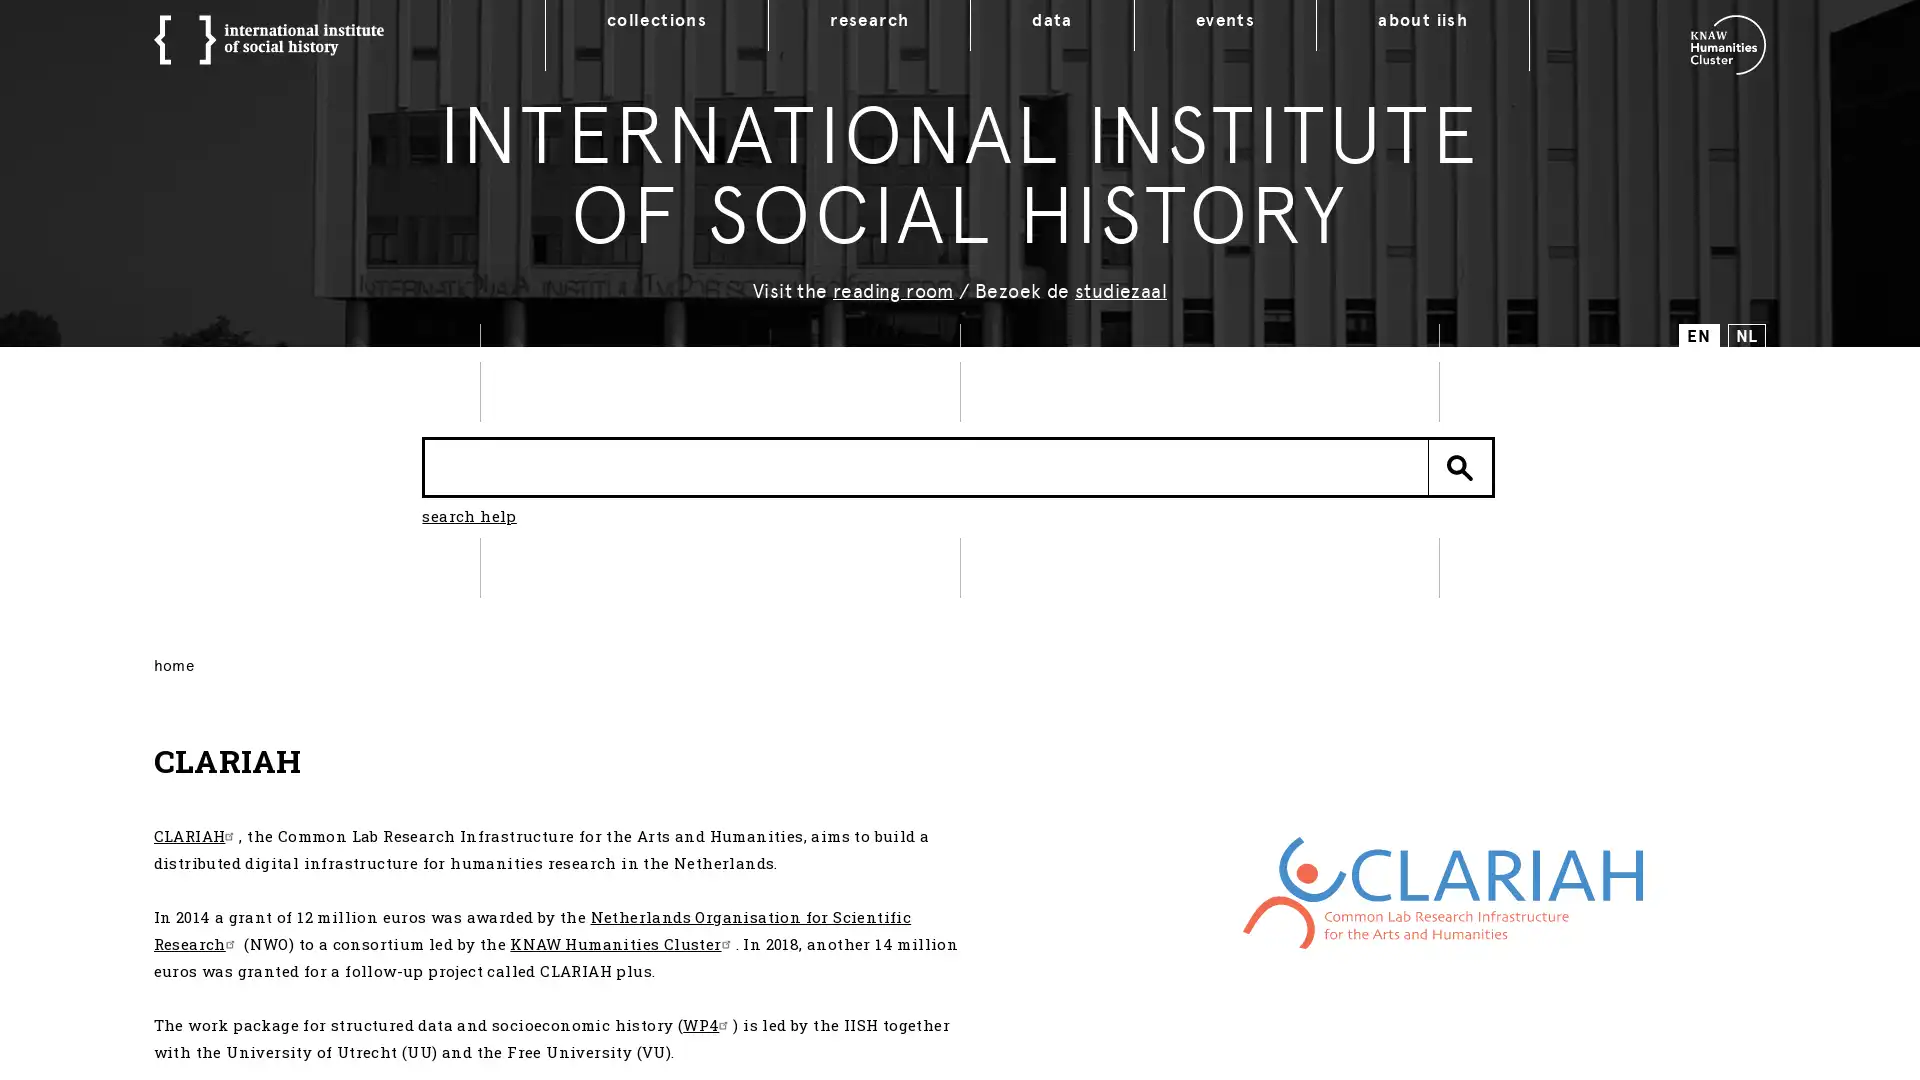 This screenshot has width=1920, height=1080. I want to click on Search, so click(1460, 466).